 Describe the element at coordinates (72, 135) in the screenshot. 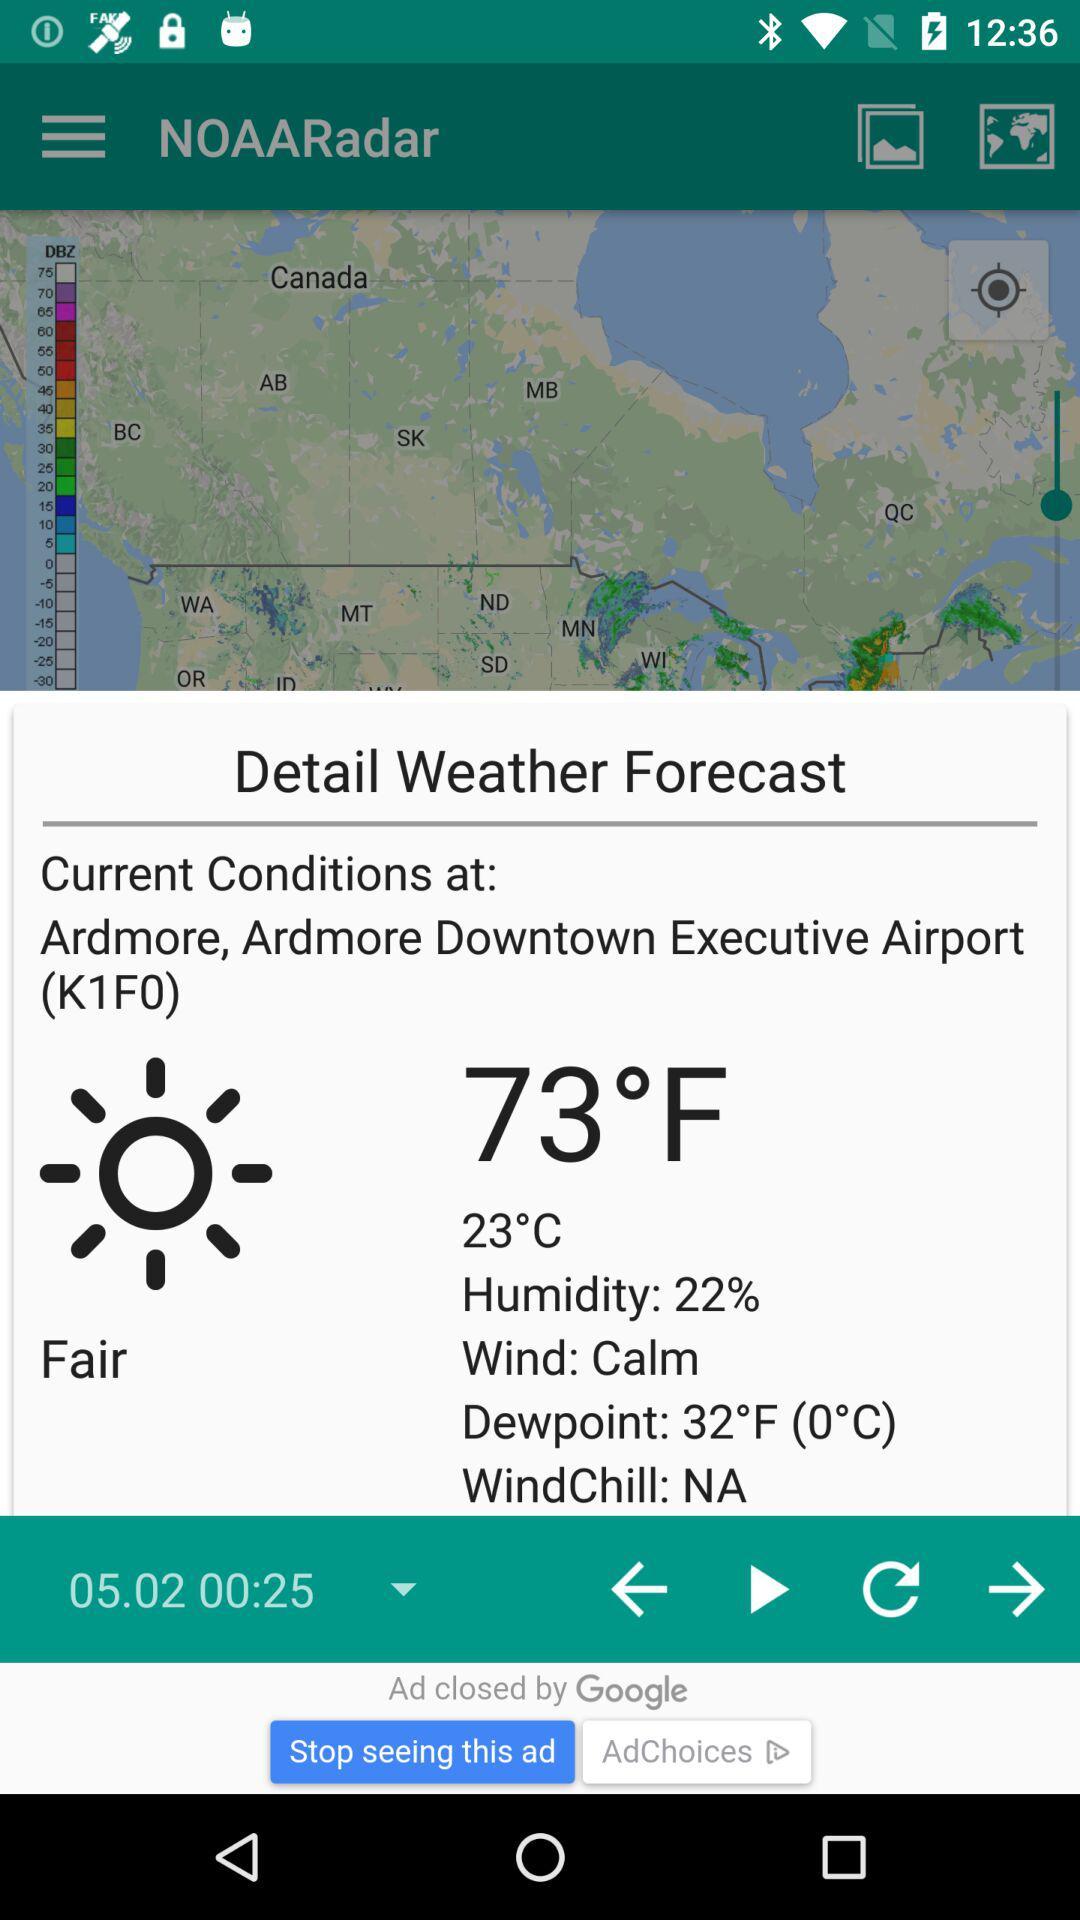

I see `icon to the left of noaaradar app` at that location.